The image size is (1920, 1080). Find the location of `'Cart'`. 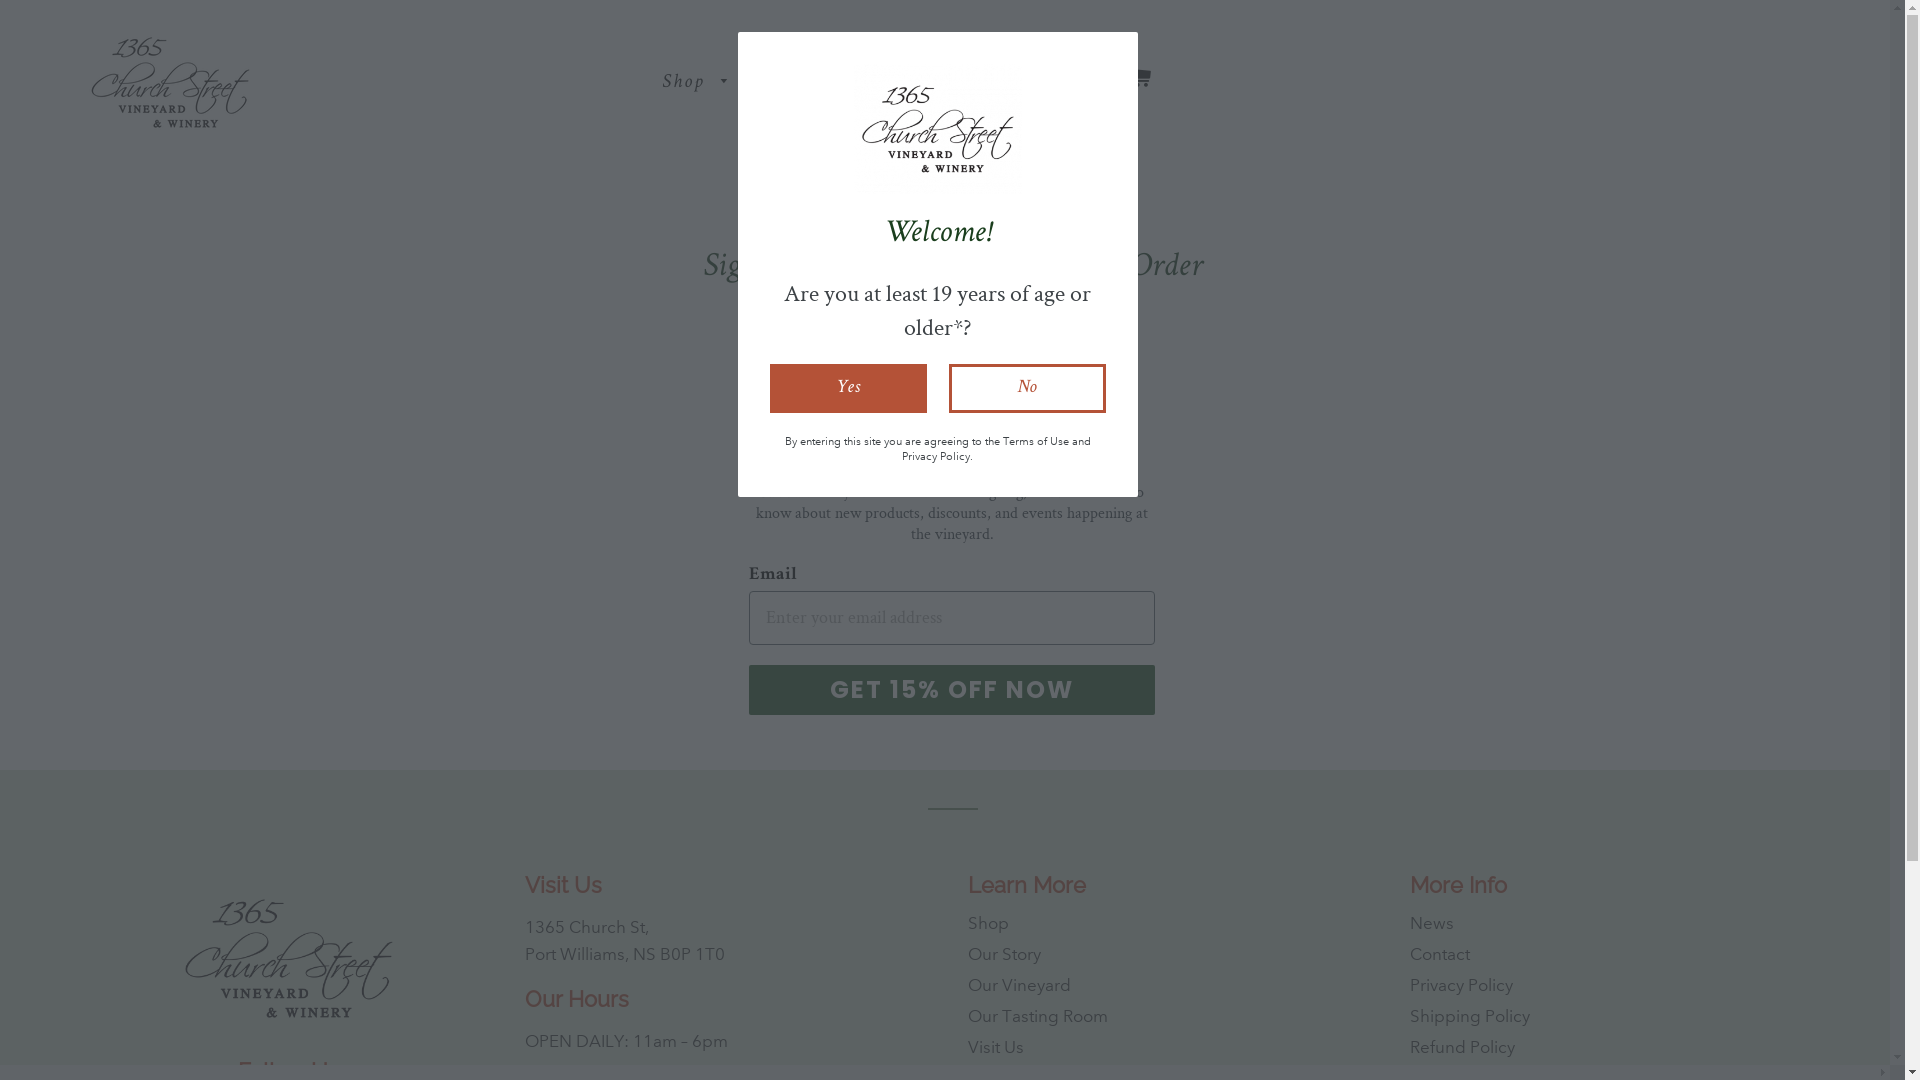

'Cart' is located at coordinates (1138, 80).